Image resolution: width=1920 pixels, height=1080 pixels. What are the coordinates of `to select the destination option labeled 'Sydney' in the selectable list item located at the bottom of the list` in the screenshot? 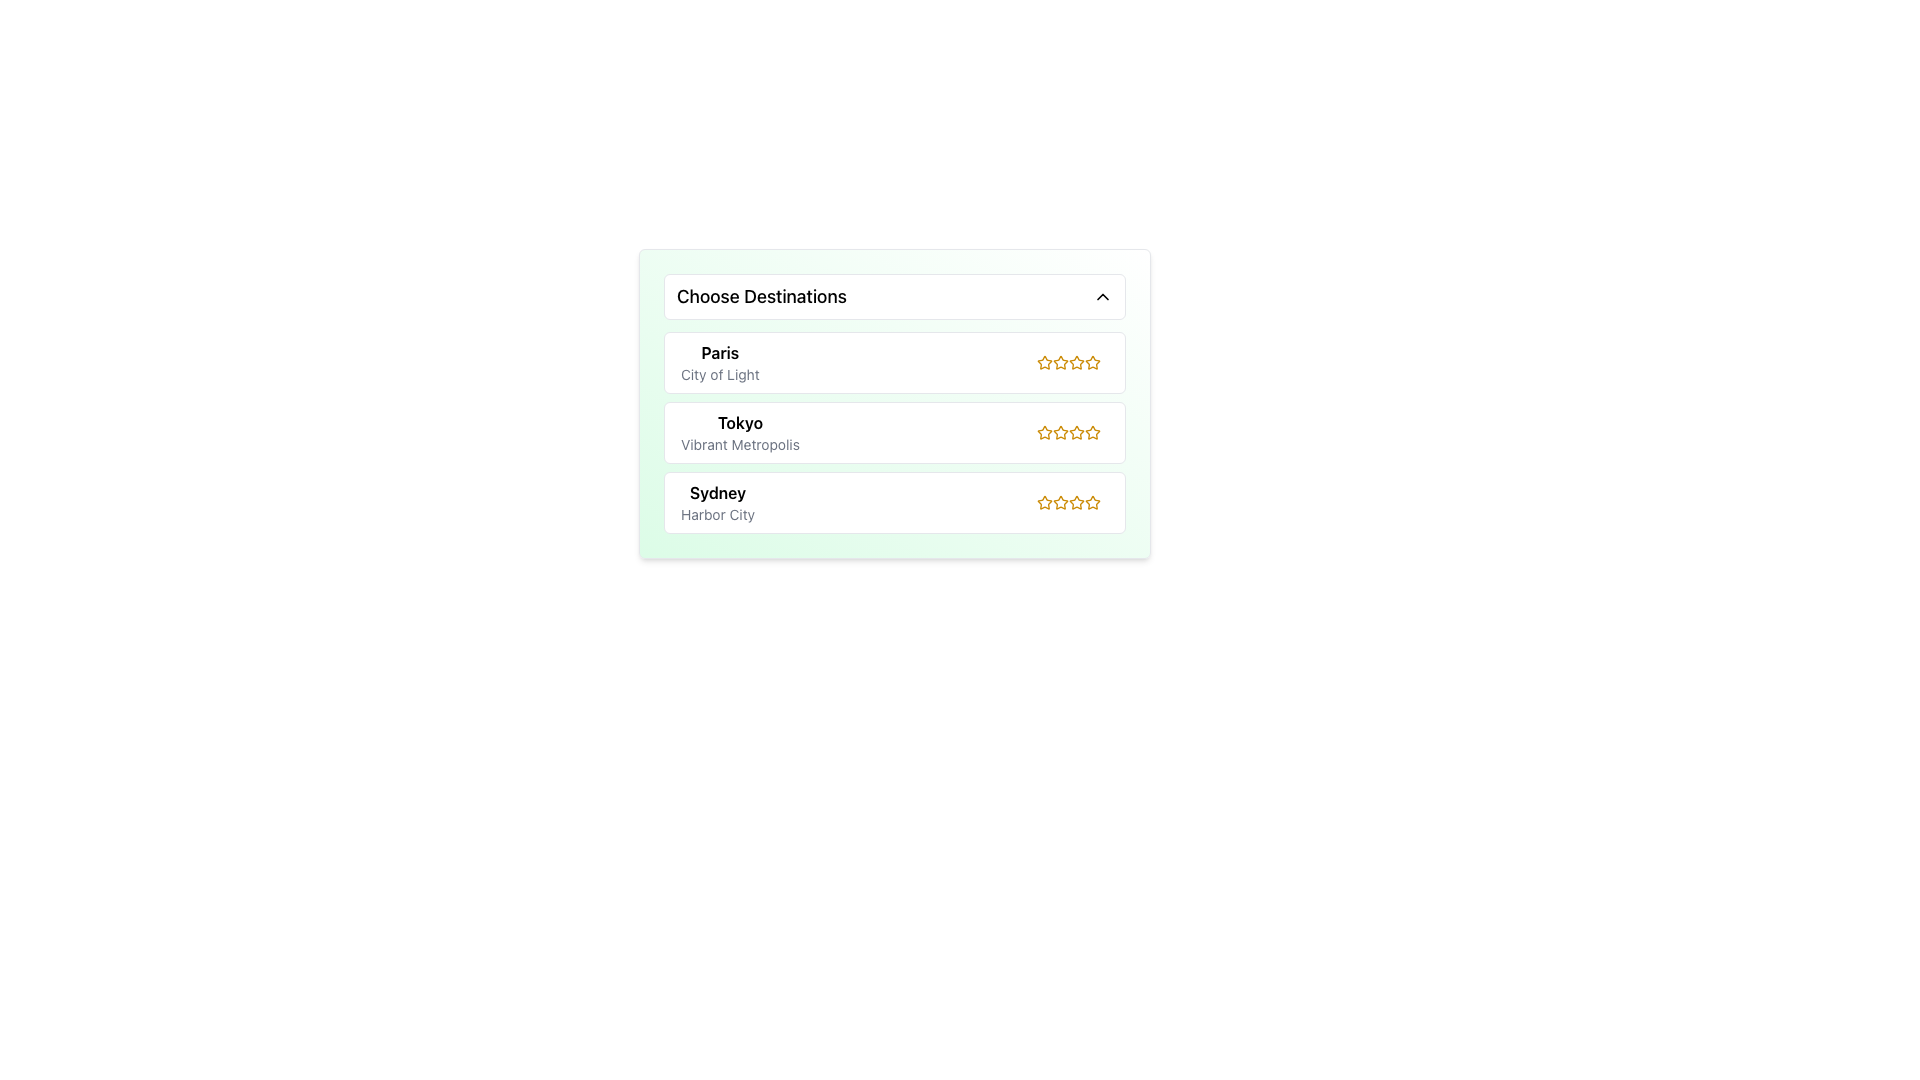 It's located at (893, 501).